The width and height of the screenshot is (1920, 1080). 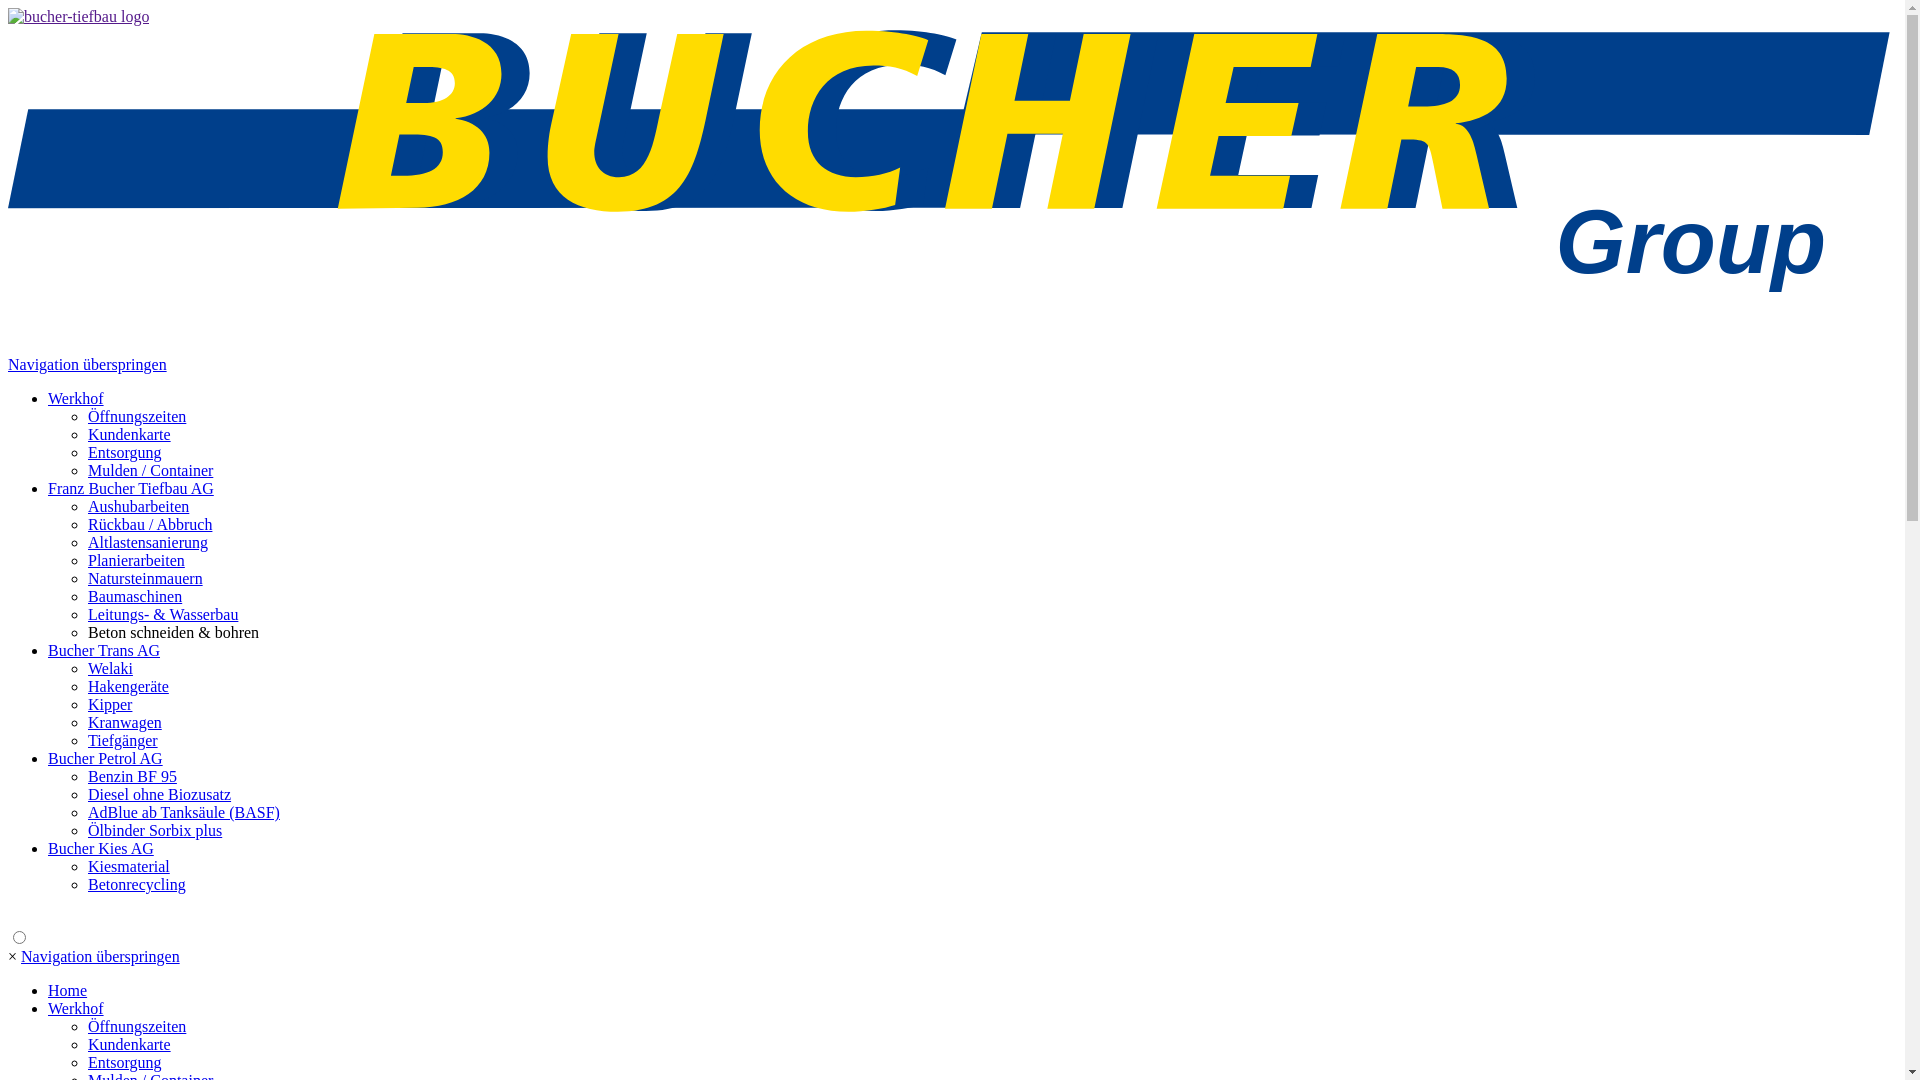 What do you see at coordinates (158, 793) in the screenshot?
I see `'Diesel ohne Biozusatz'` at bounding box center [158, 793].